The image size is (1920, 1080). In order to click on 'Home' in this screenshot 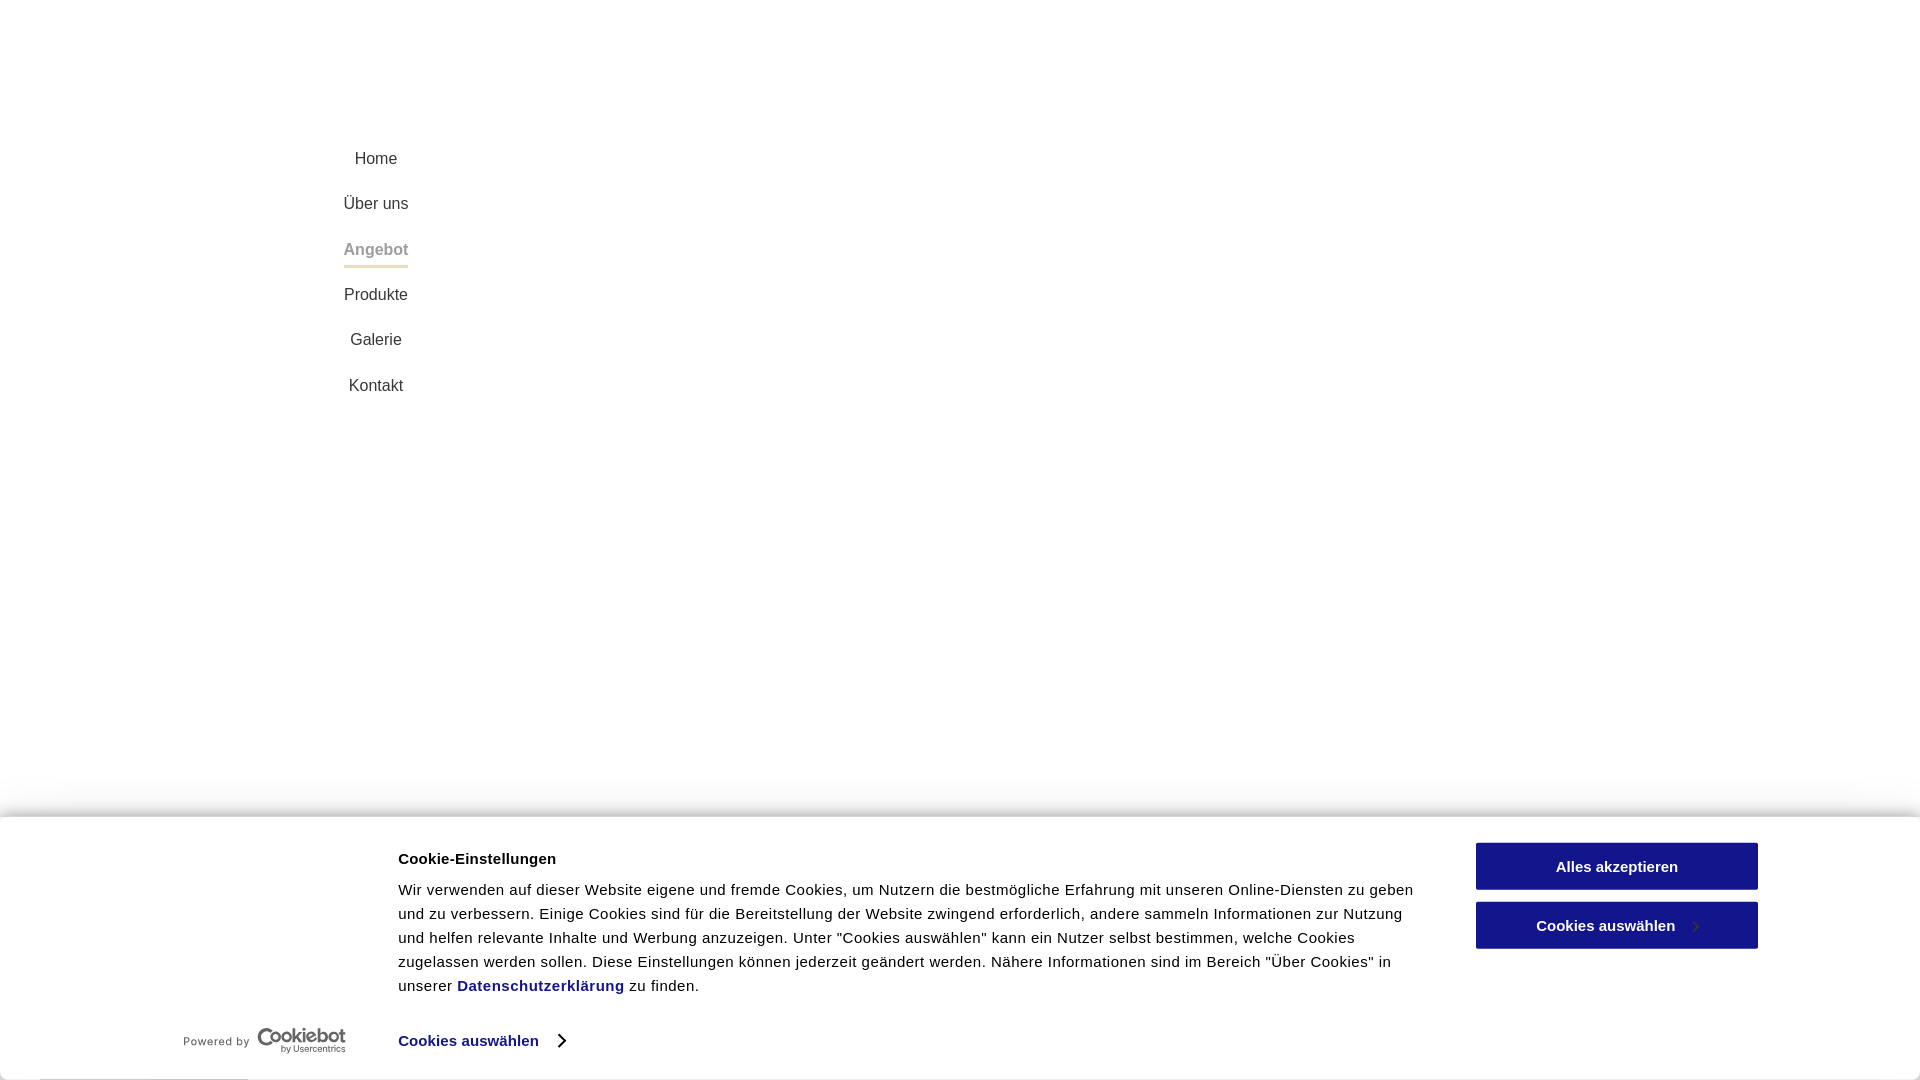, I will do `click(728, 956)`.